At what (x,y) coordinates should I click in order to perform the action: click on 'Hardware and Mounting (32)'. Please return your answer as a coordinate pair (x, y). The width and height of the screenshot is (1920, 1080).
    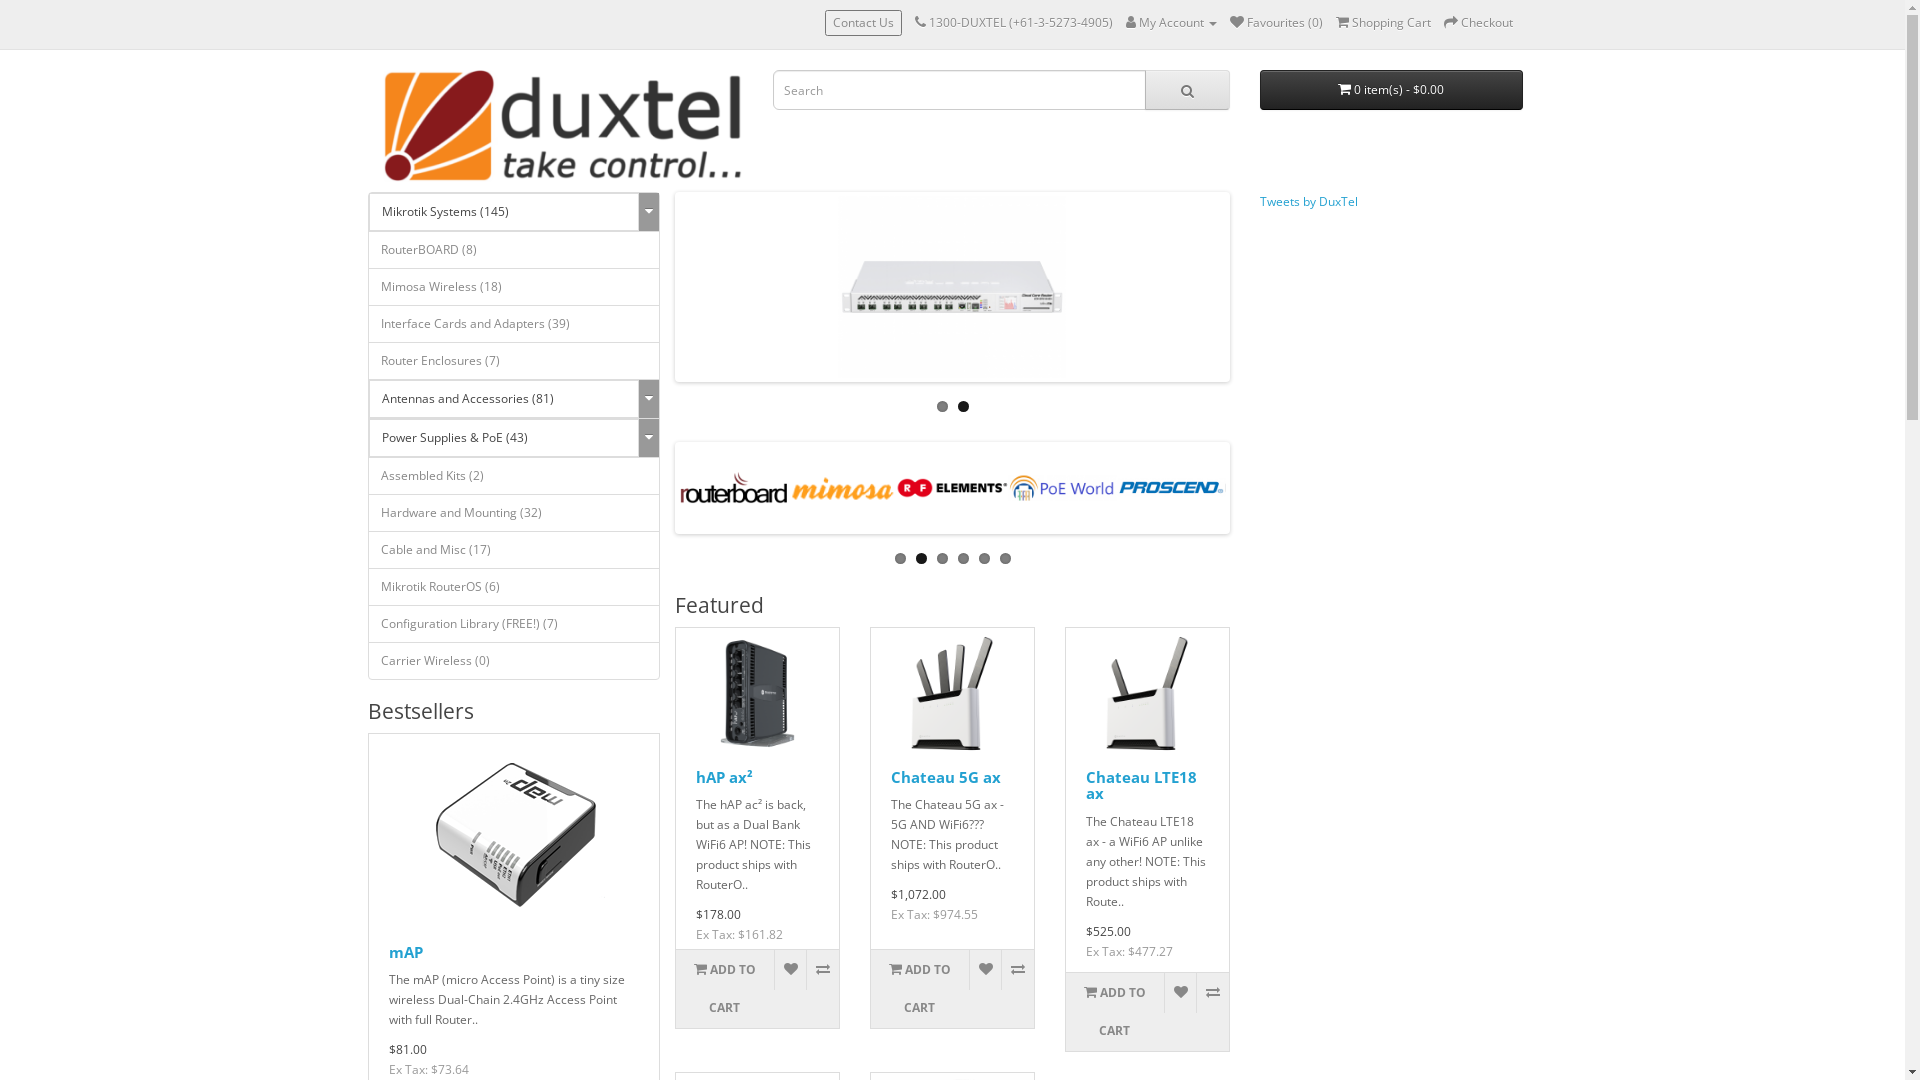
    Looking at the image, I should click on (368, 512).